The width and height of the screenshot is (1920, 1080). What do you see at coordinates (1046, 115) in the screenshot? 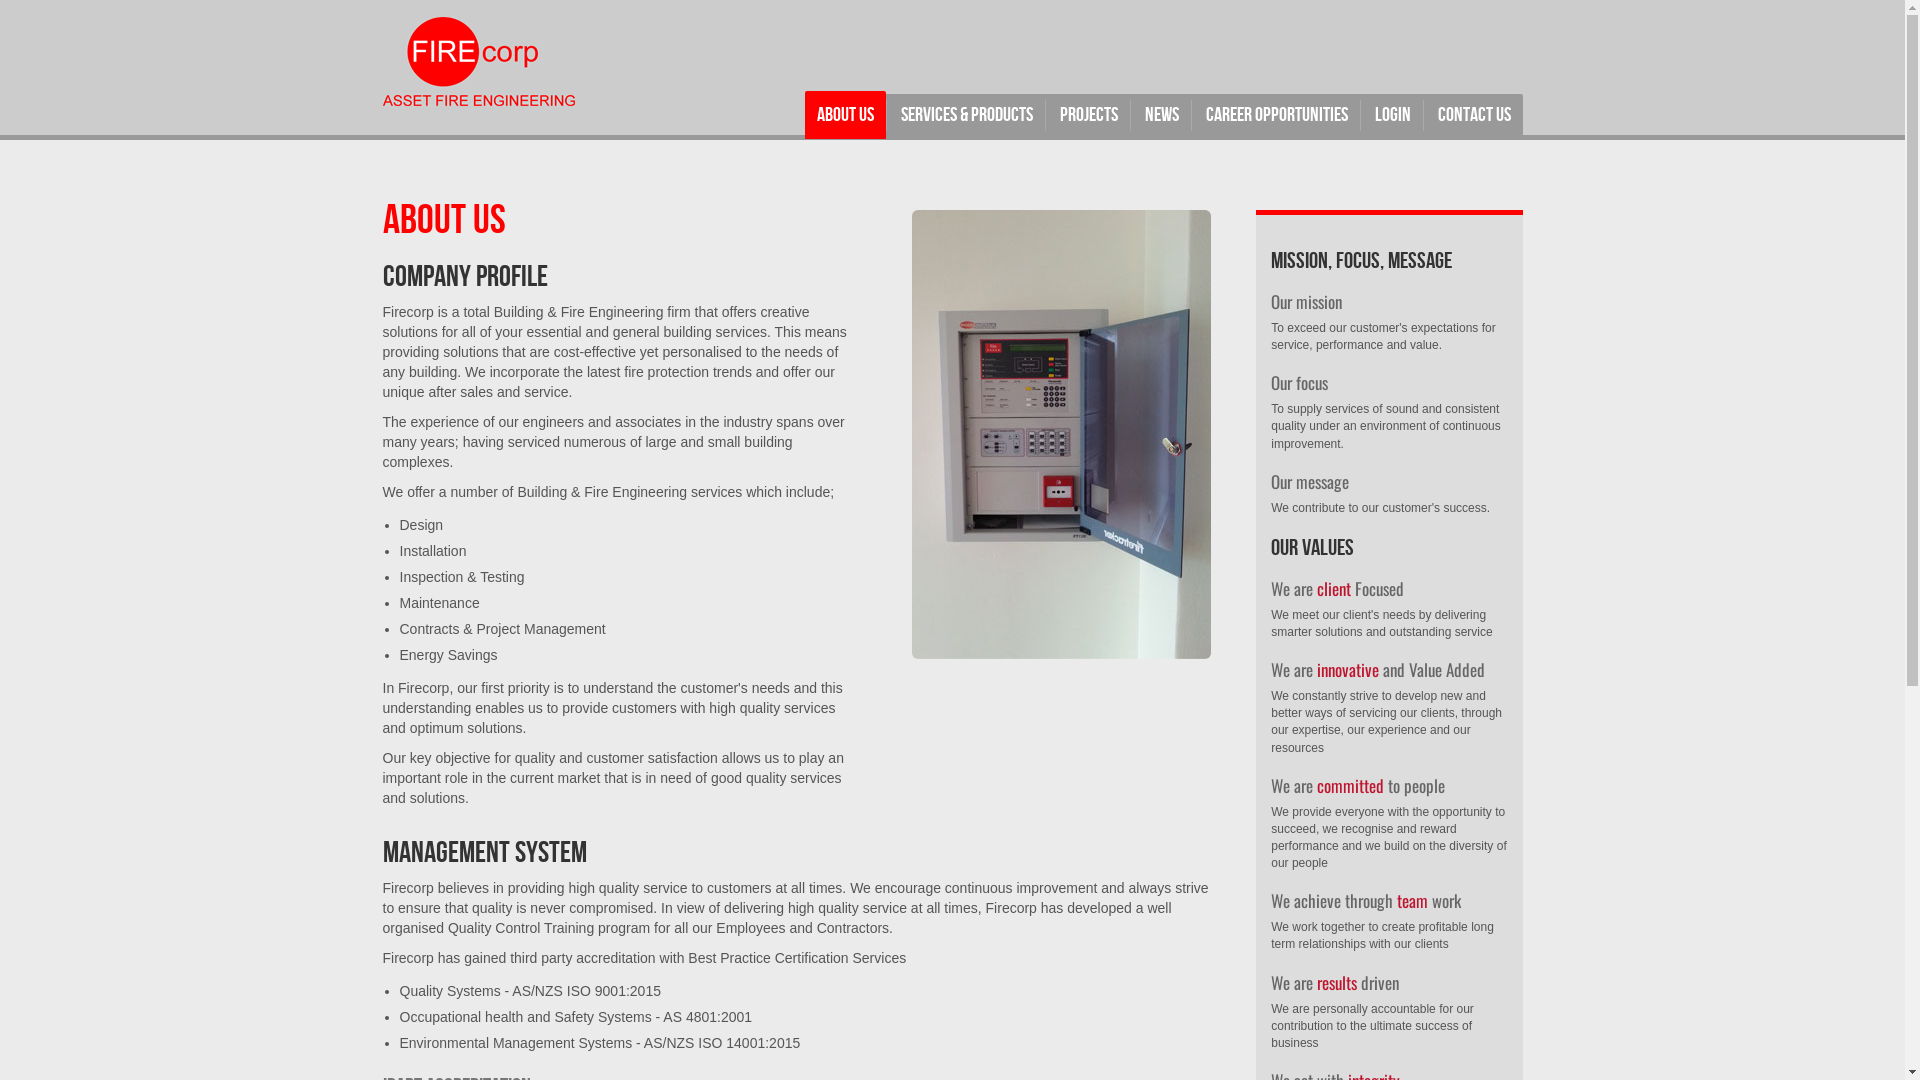
I see `'PROJECTS'` at bounding box center [1046, 115].